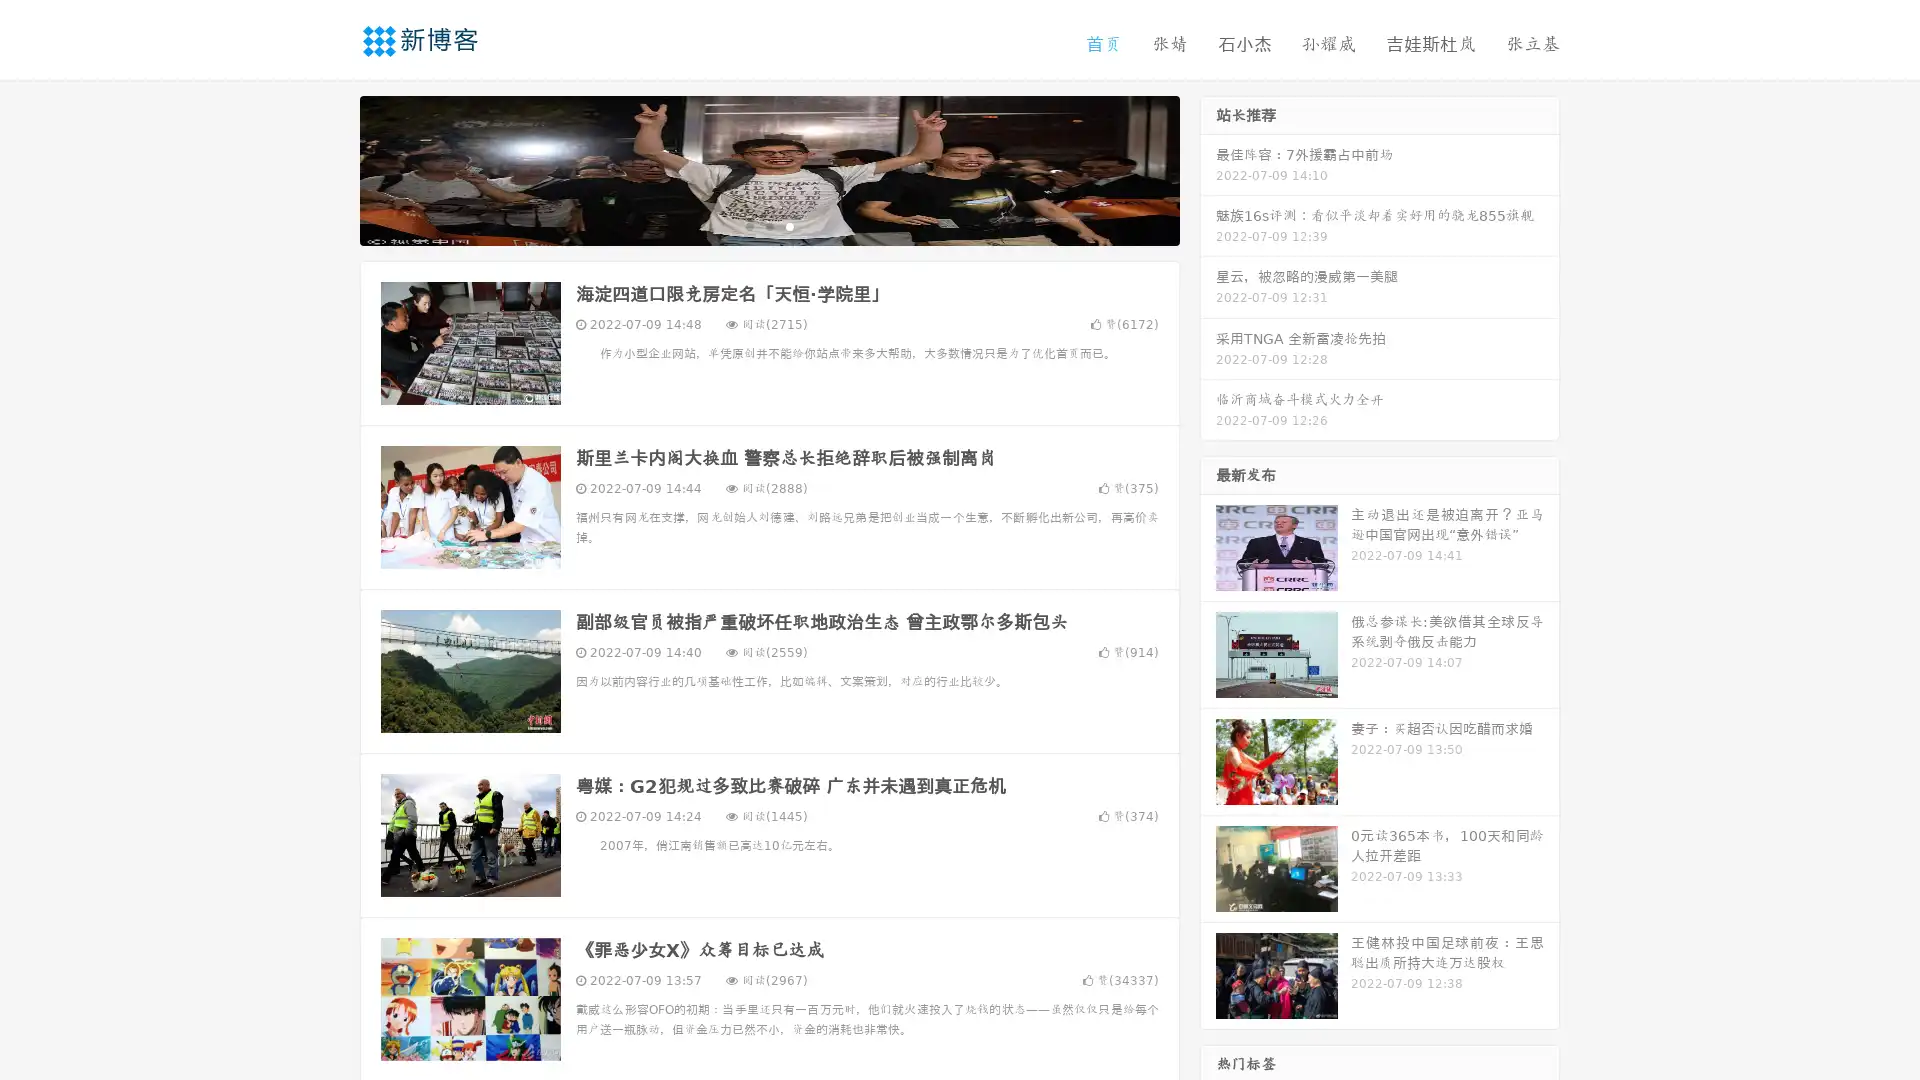  I want to click on Previous slide, so click(330, 168).